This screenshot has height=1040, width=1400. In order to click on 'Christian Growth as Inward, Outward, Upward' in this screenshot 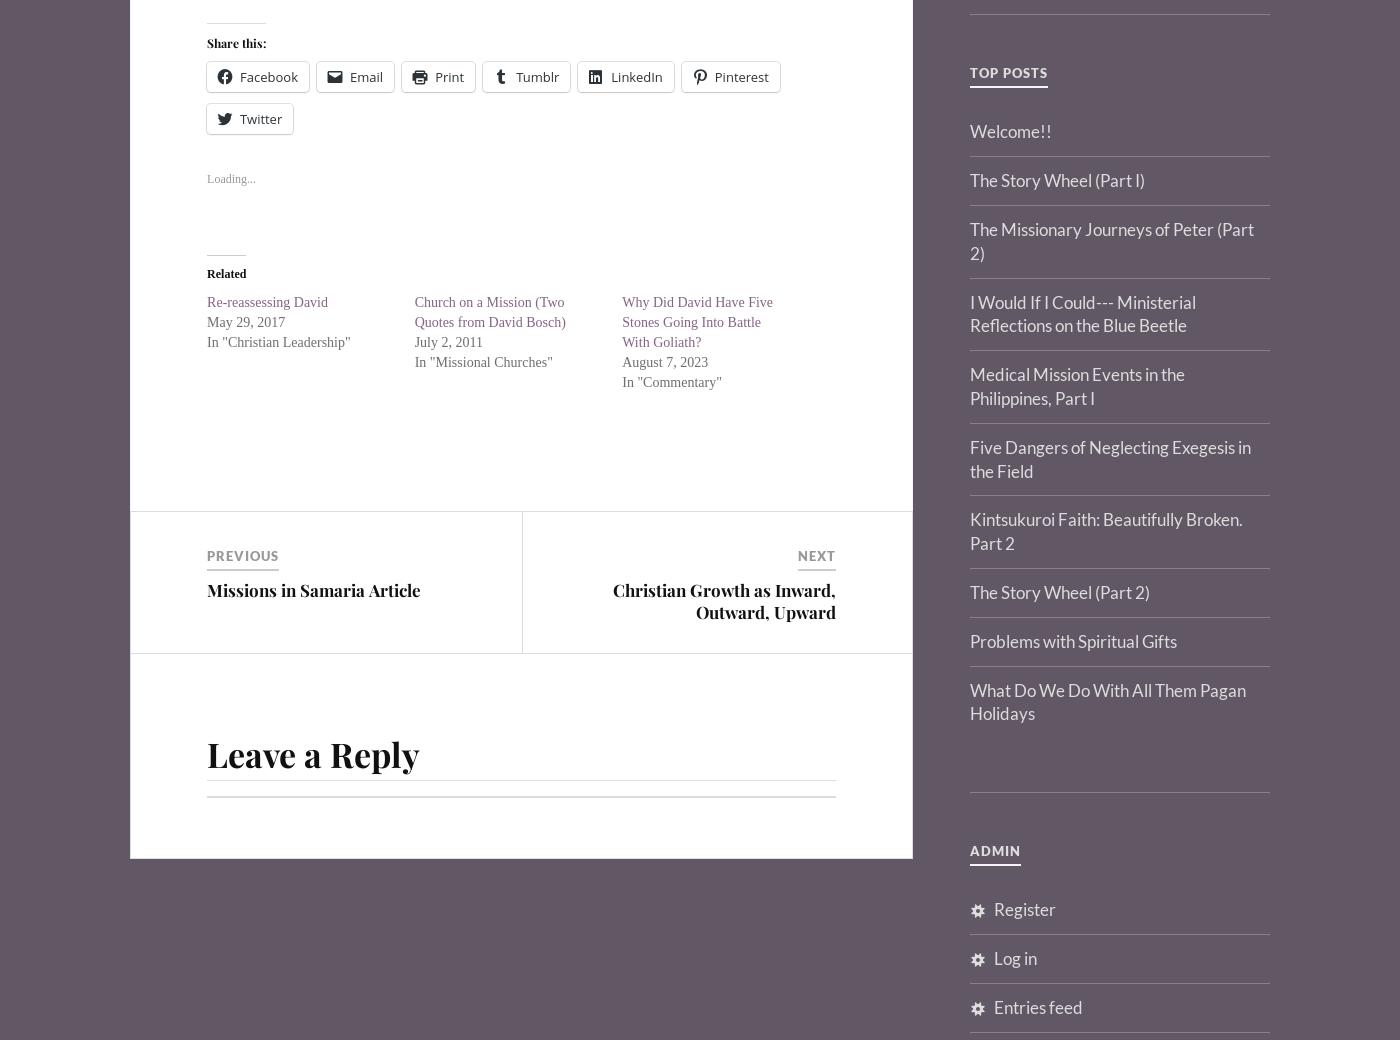, I will do `click(724, 598)`.